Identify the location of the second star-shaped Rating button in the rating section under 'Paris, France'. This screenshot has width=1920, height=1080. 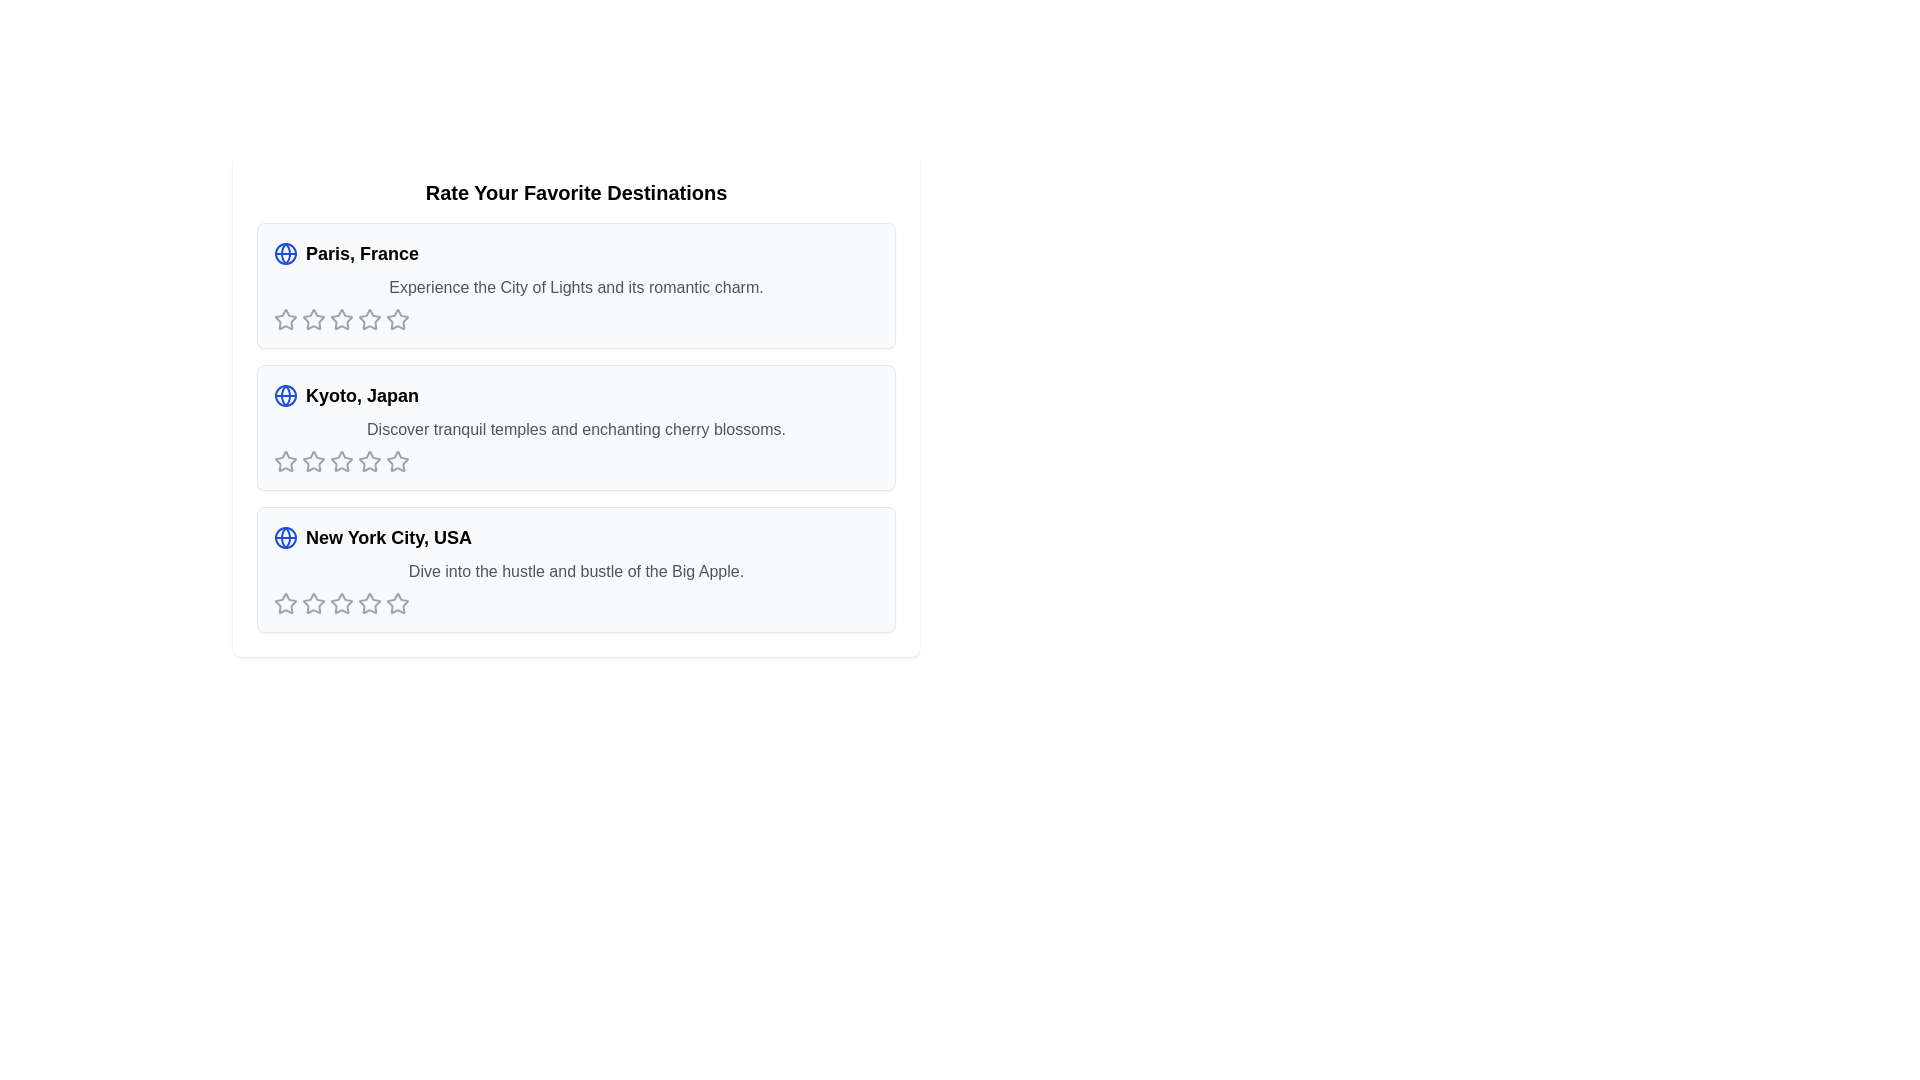
(312, 319).